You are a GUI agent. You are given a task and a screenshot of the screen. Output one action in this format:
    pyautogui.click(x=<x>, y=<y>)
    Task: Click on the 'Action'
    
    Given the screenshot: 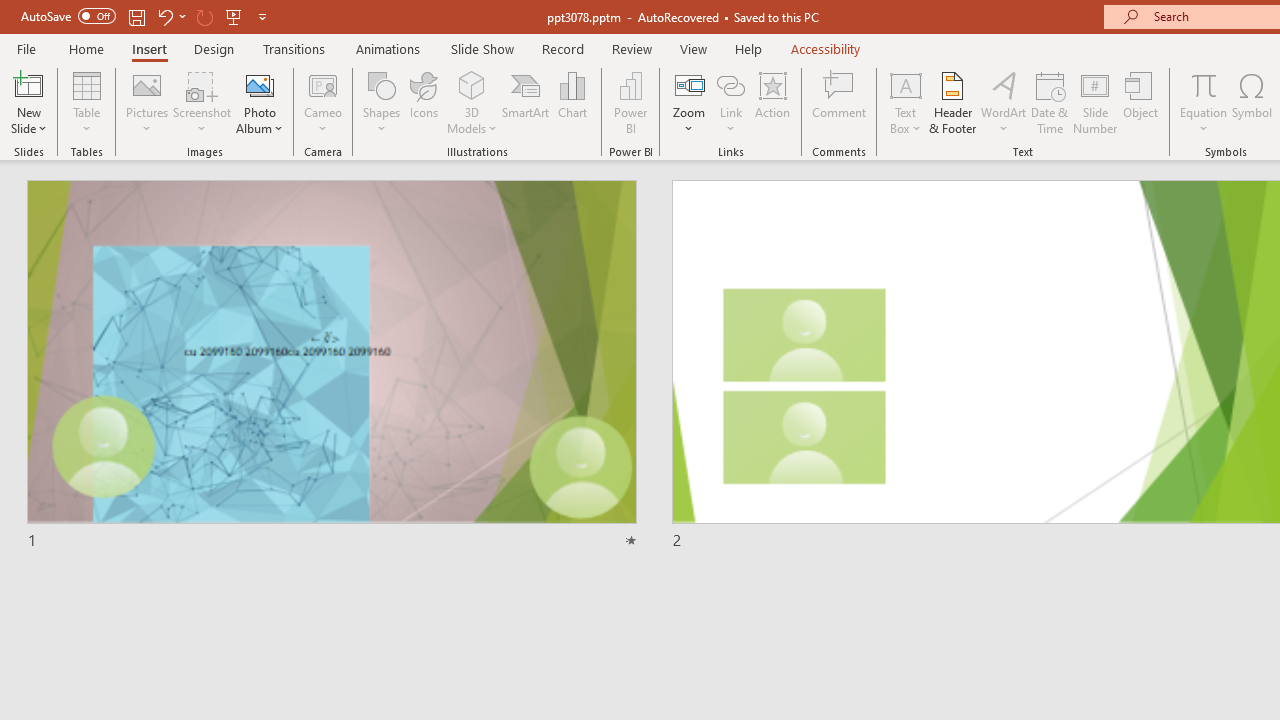 What is the action you would take?
    pyautogui.click(x=772, y=103)
    